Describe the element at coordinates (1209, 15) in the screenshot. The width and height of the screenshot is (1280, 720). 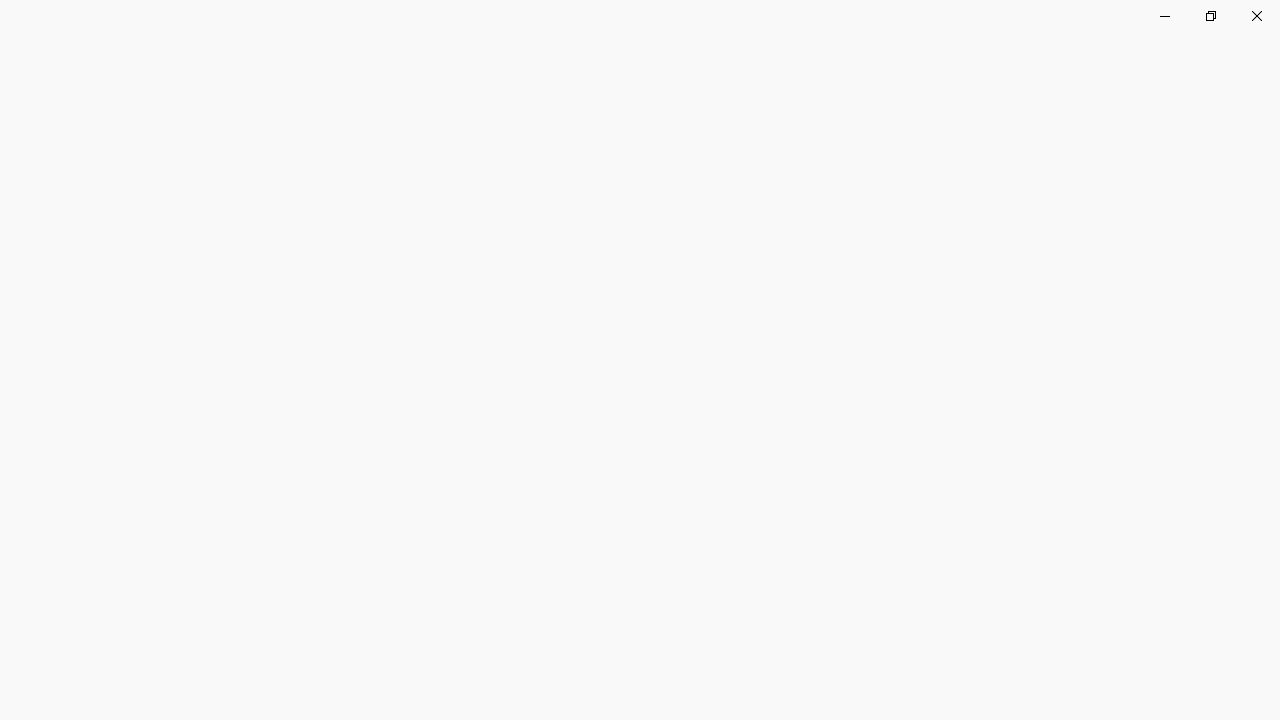
I see `'Restore Clock'` at that location.